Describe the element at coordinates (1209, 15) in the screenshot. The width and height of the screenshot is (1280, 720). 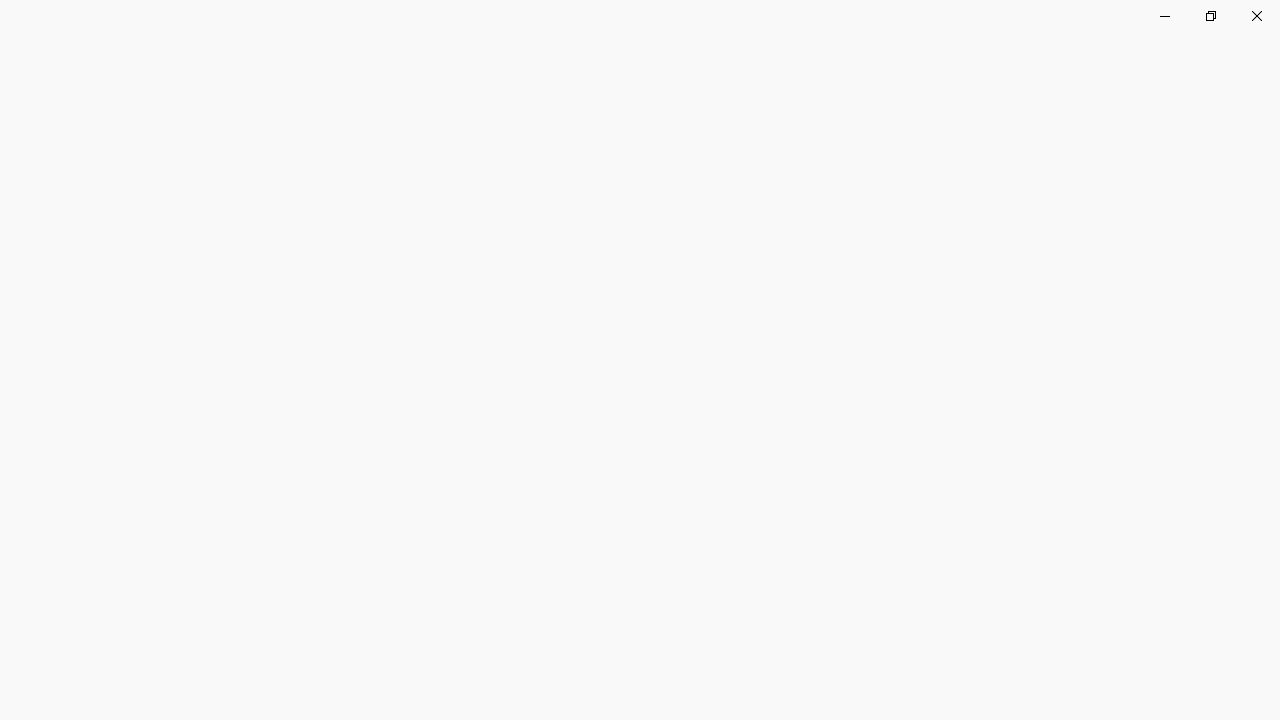
I see `'Restore Clock'` at that location.